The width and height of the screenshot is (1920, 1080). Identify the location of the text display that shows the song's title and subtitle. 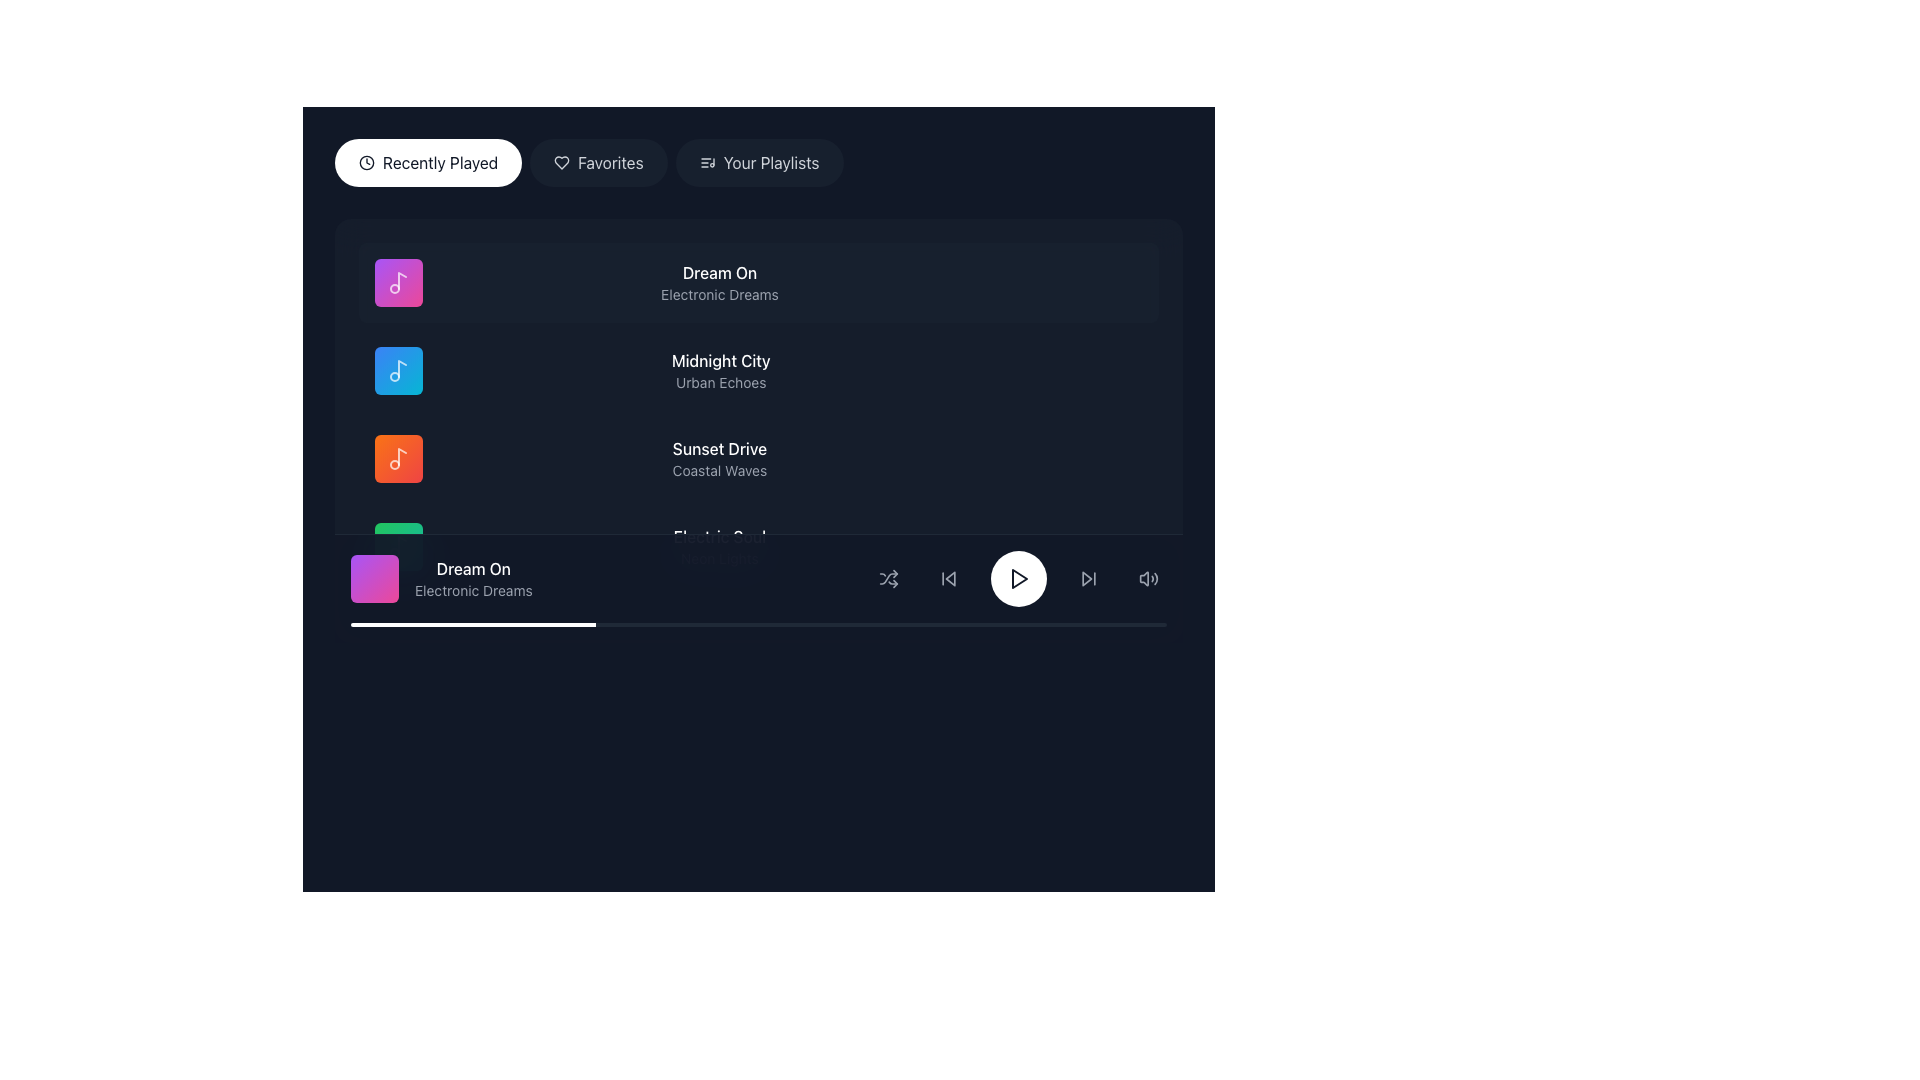
(720, 282).